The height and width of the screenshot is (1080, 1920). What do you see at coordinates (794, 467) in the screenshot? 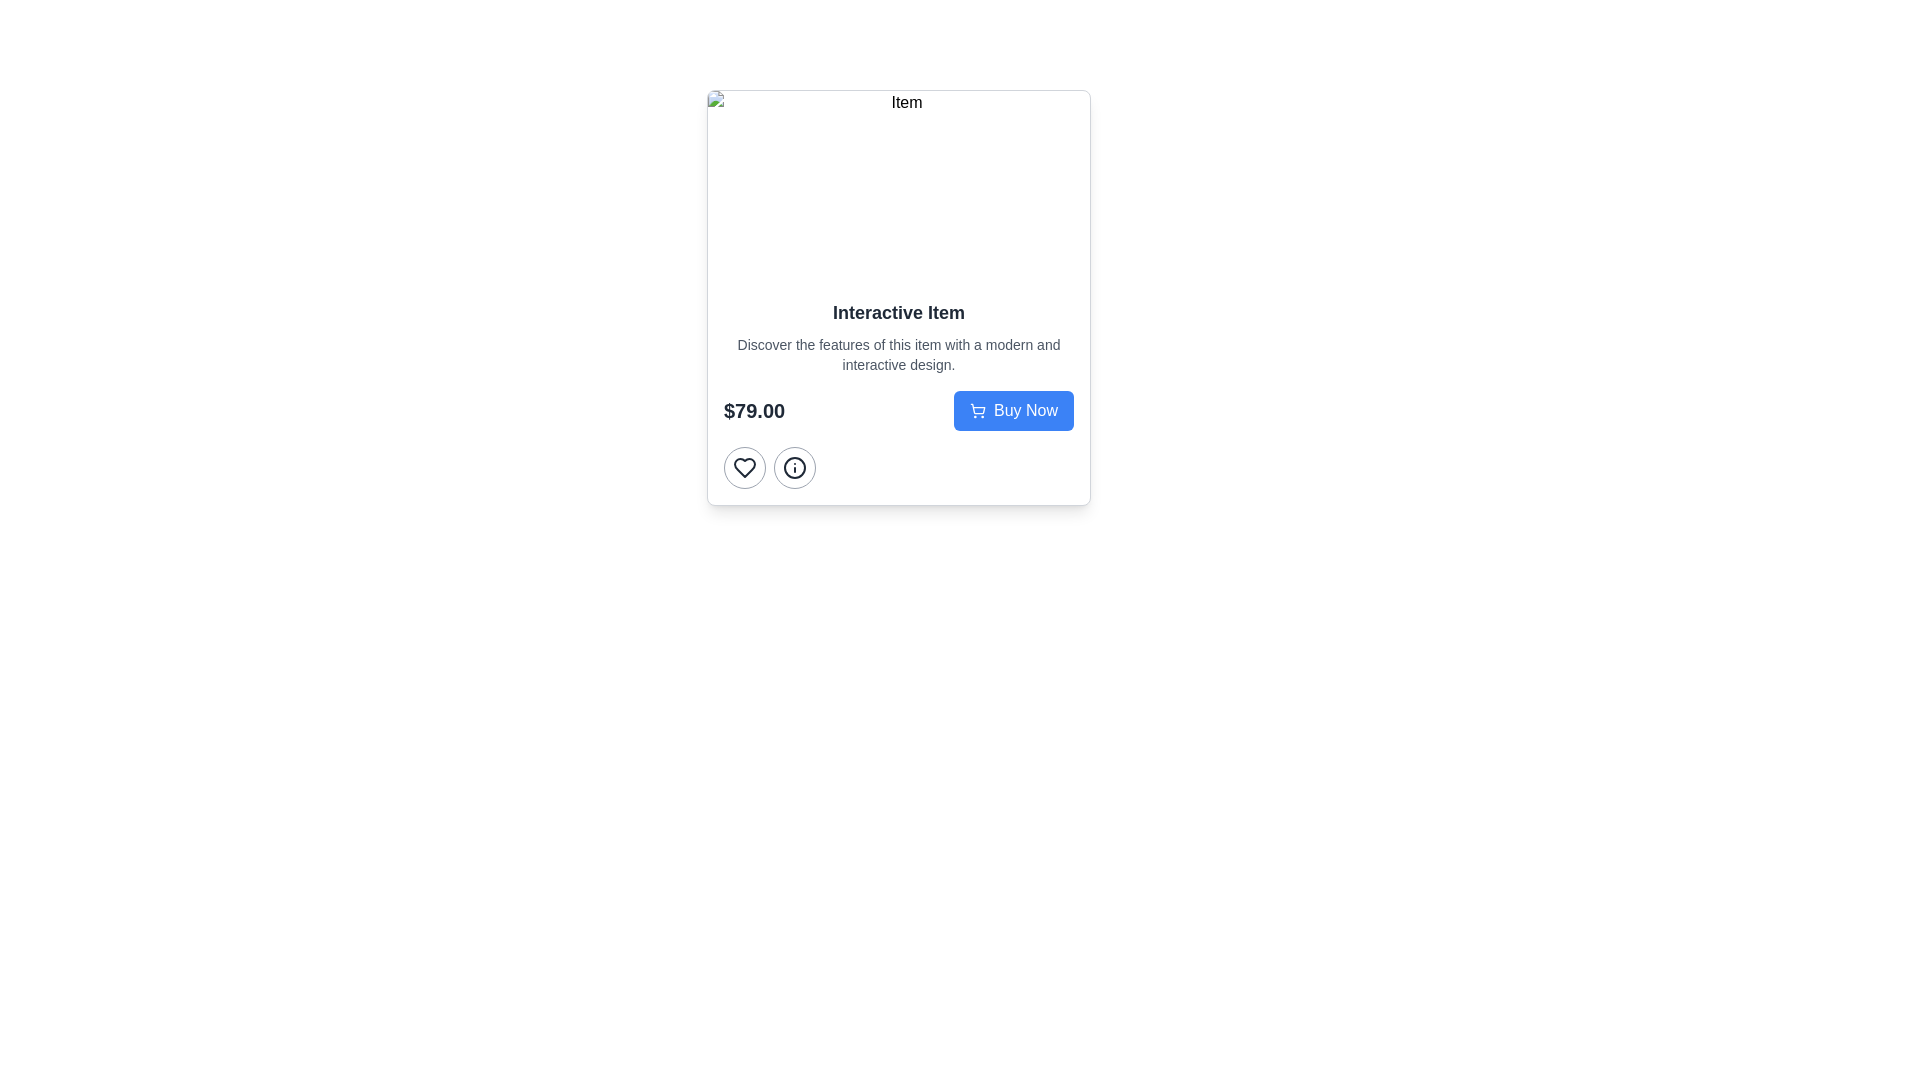
I see `the circular icon with an 'i' symbol, which is the second icon from the left in the list of interactive icons beneath the product description and price section of the product card` at bounding box center [794, 467].